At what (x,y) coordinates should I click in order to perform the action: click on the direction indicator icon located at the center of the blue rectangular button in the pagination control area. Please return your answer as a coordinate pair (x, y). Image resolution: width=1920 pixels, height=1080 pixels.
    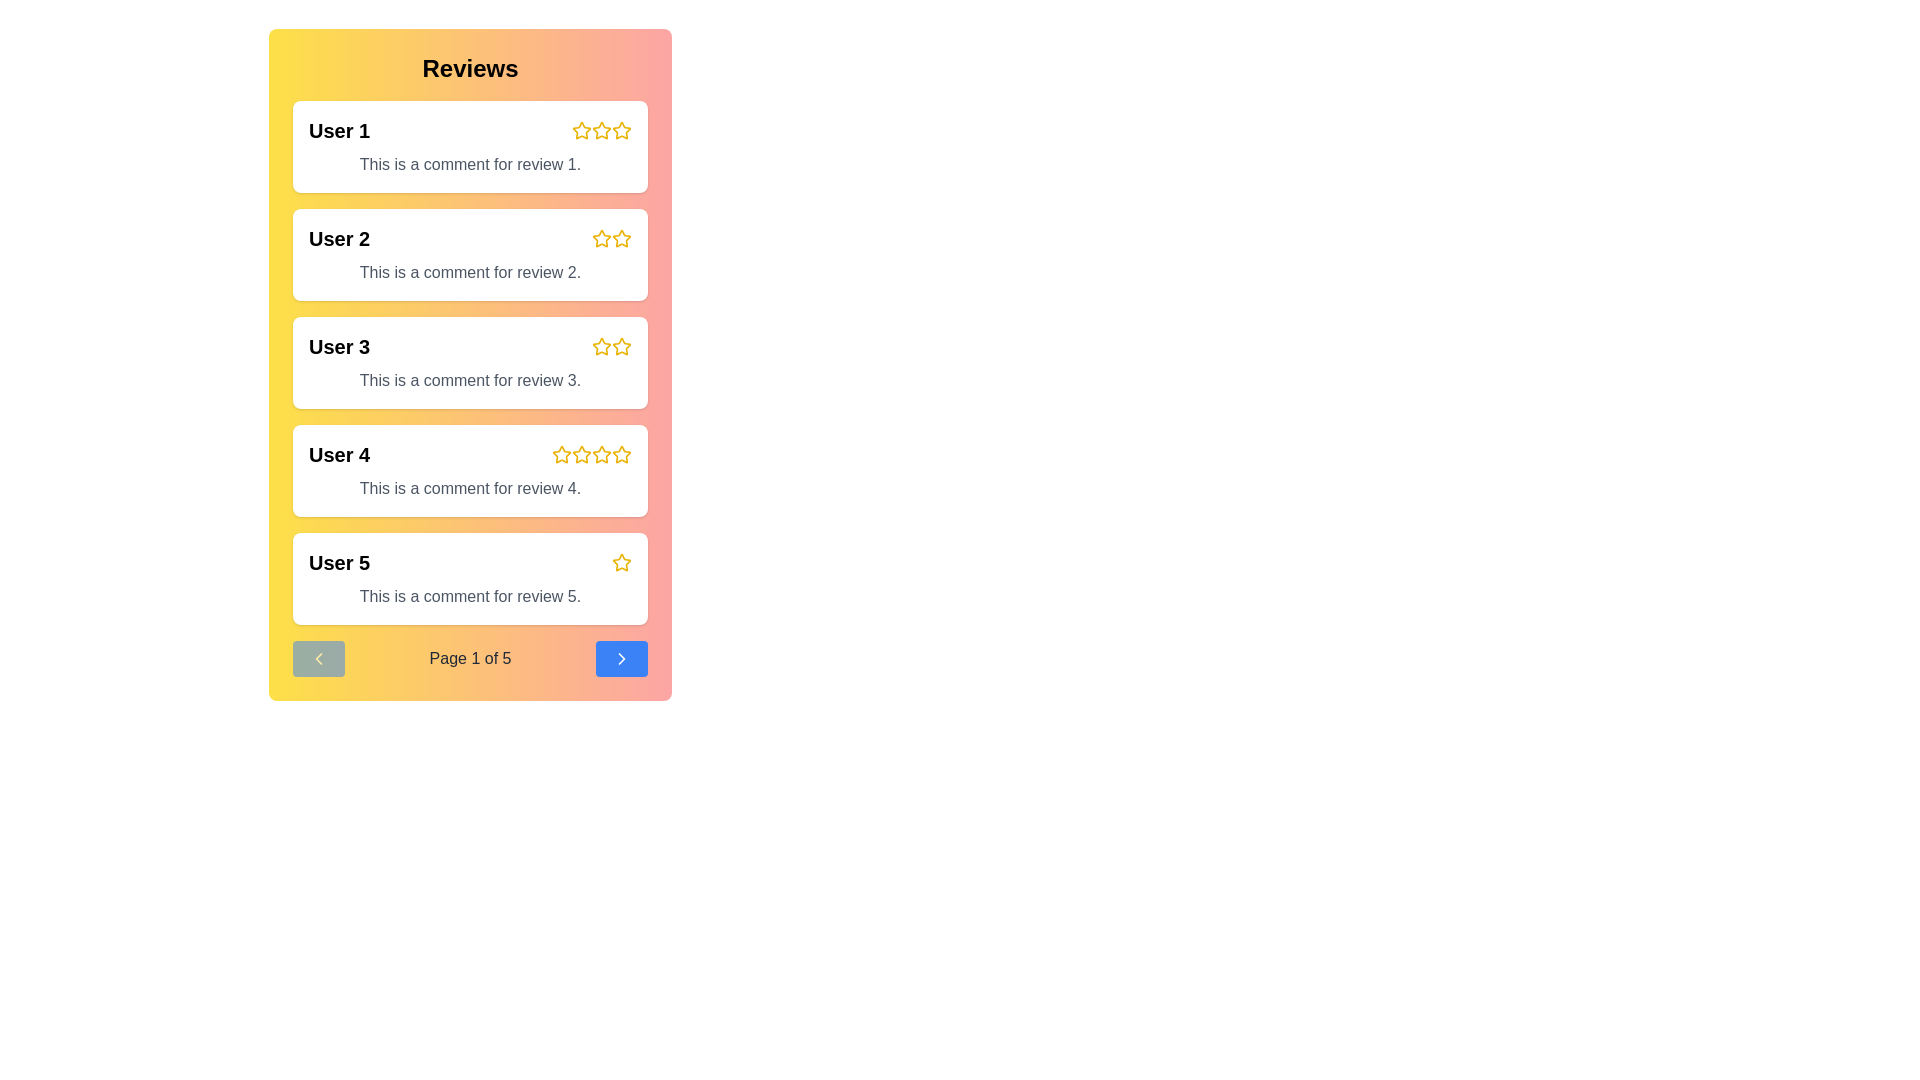
    Looking at the image, I should click on (620, 659).